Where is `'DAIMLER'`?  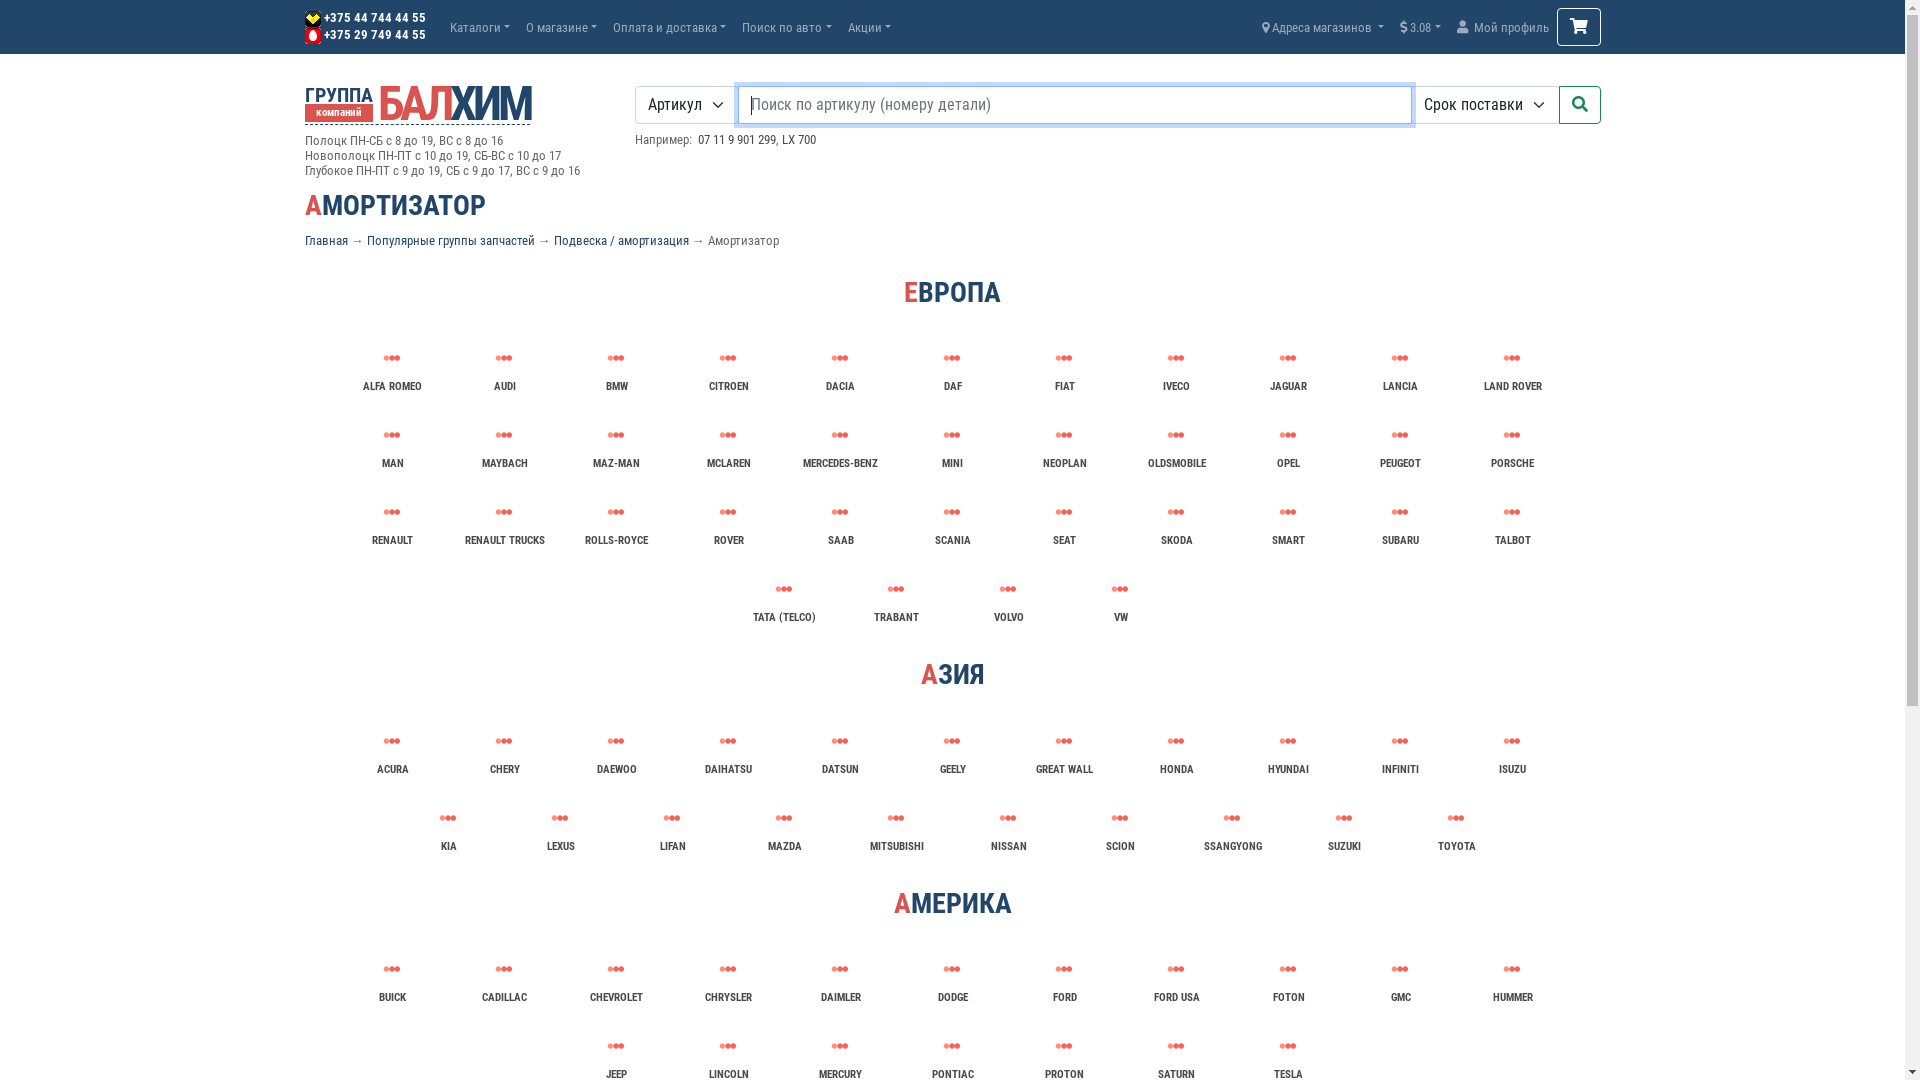 'DAIMLER' is located at coordinates (840, 967).